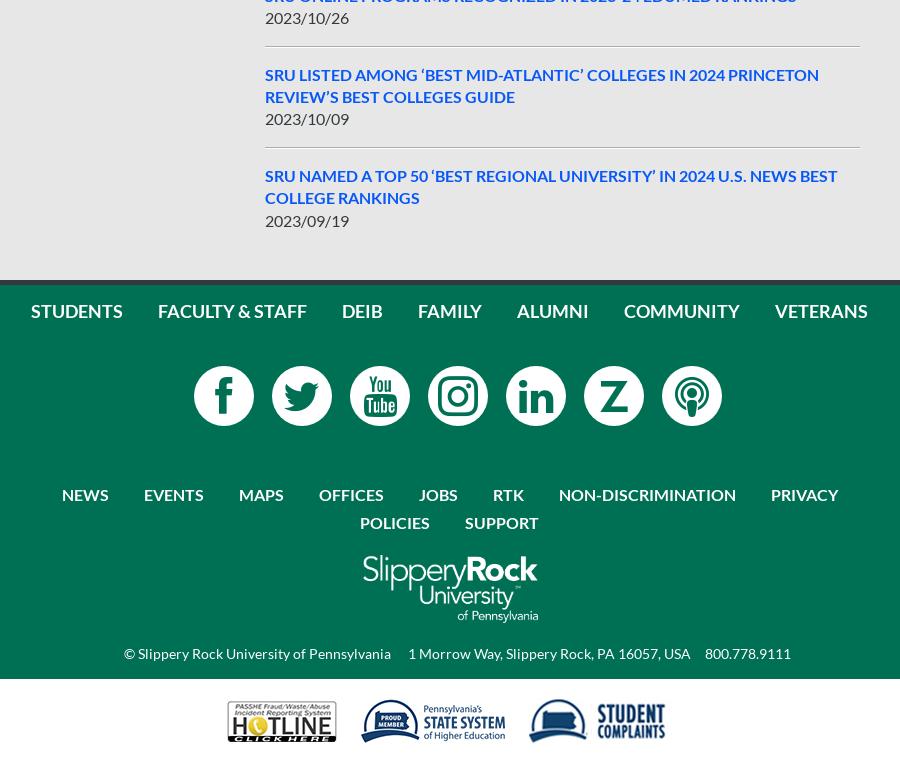 Image resolution: width=900 pixels, height=762 pixels. I want to click on 'News', so click(83, 494).